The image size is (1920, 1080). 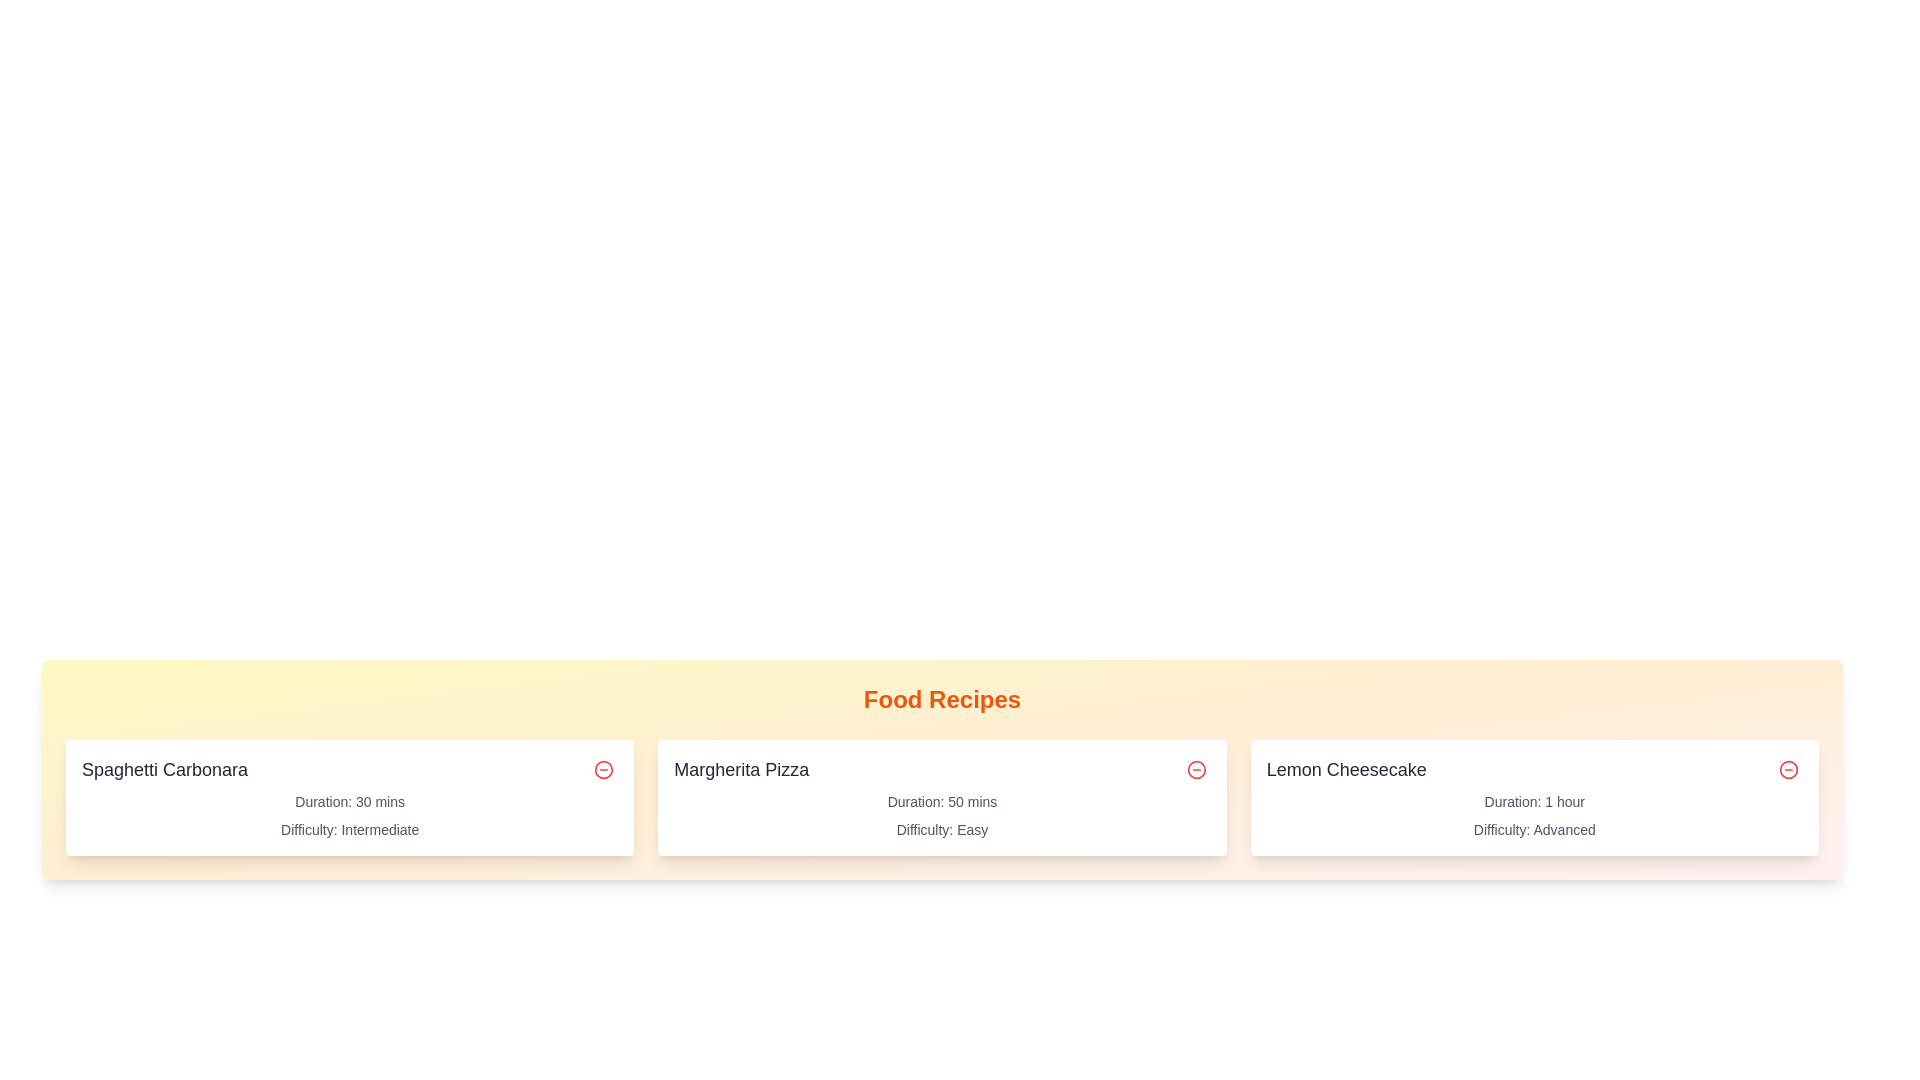 I want to click on the text label indicating the advanced difficulty level of the 'Lemon Cheesecake' recipe, located in the bottom-right card of the recipe list, so click(x=1533, y=829).